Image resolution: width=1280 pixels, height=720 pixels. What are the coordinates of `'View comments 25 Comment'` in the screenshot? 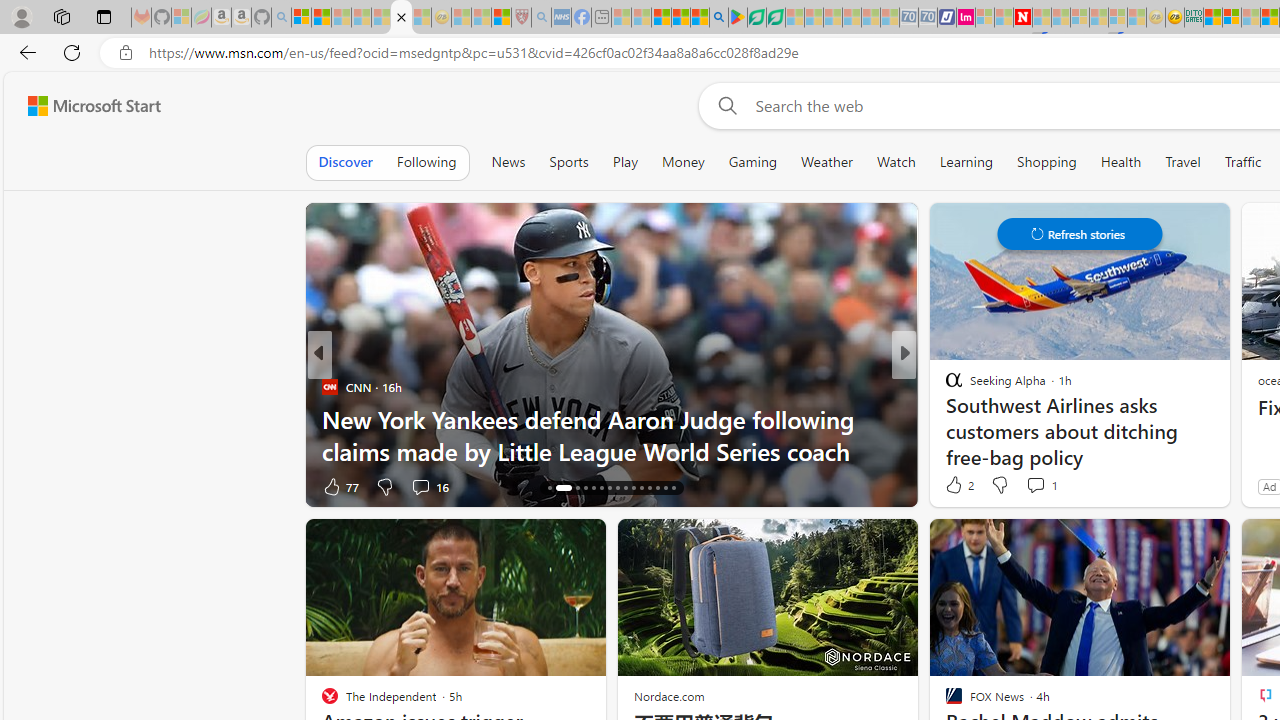 It's located at (1036, 486).